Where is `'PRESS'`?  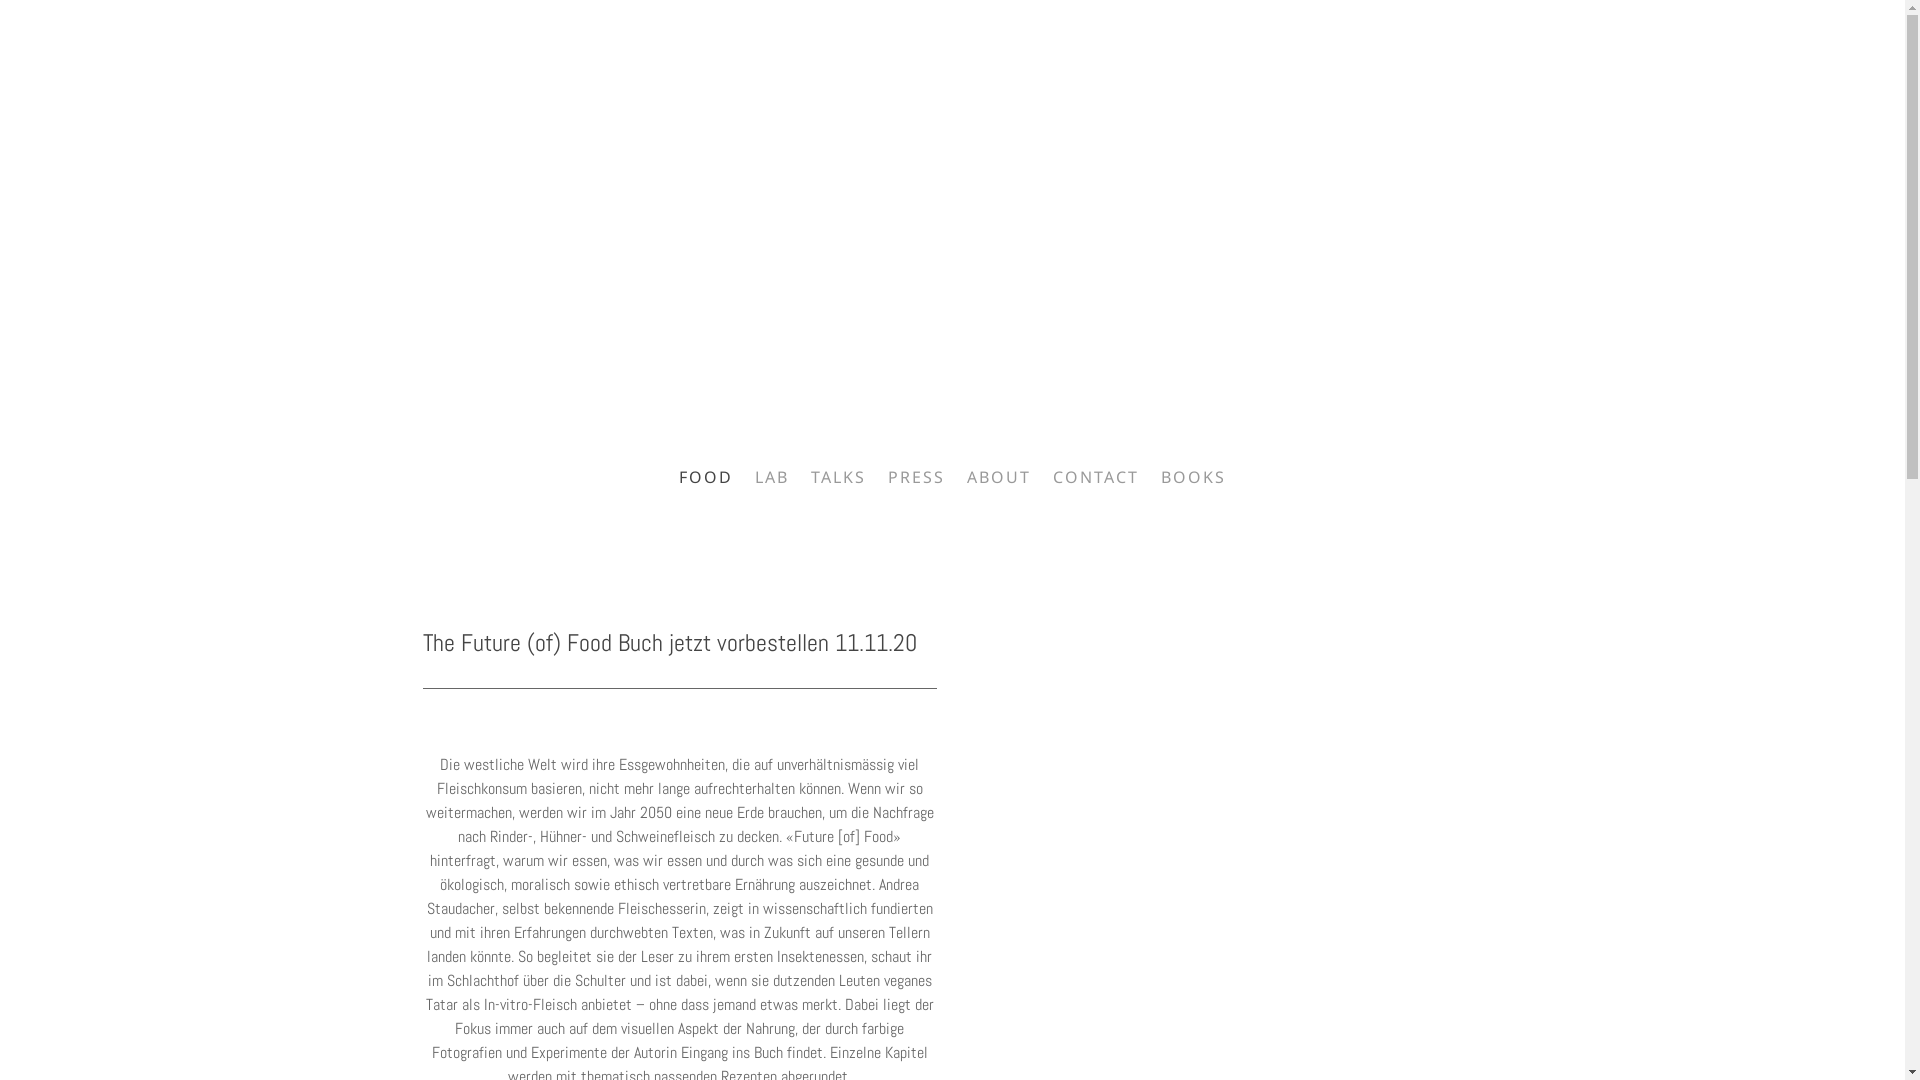 'PRESS' is located at coordinates (915, 477).